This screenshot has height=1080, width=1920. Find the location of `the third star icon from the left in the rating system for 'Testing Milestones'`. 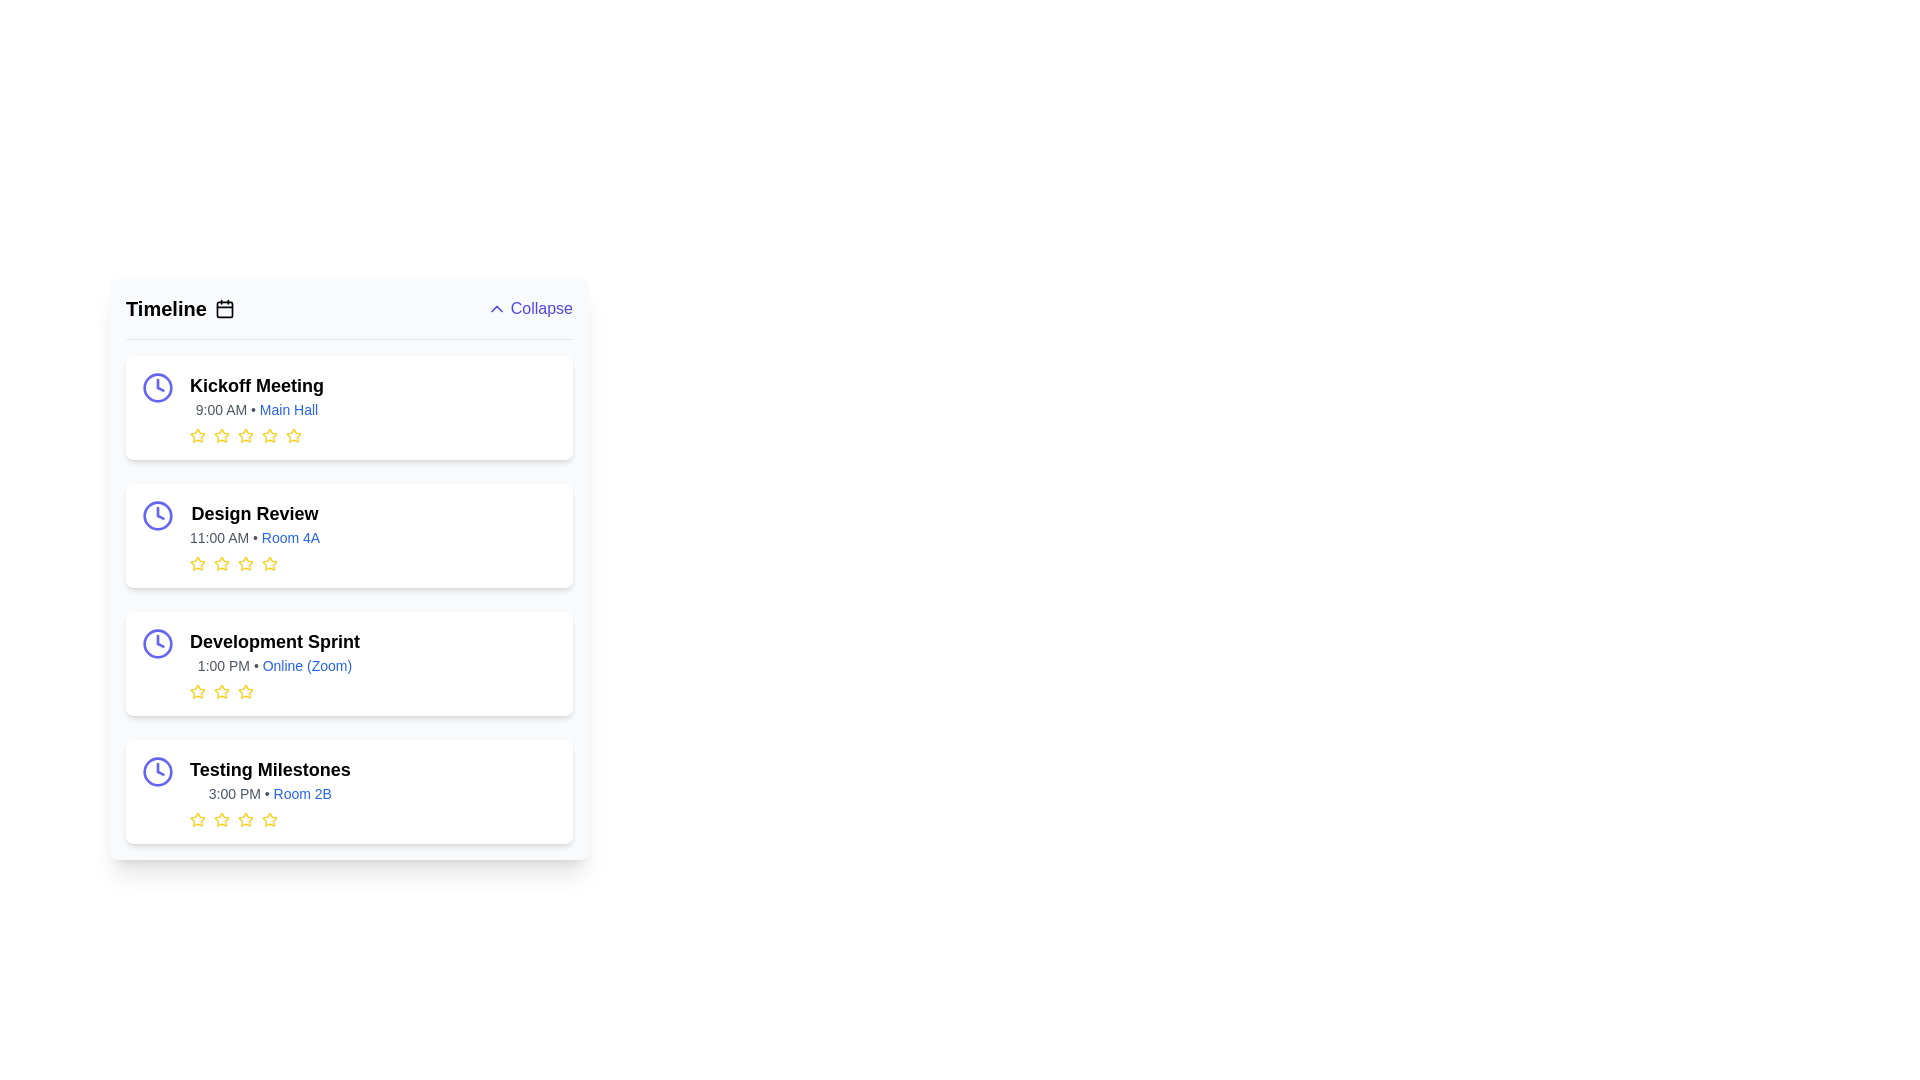

the third star icon from the left in the rating system for 'Testing Milestones' is located at coordinates (221, 820).